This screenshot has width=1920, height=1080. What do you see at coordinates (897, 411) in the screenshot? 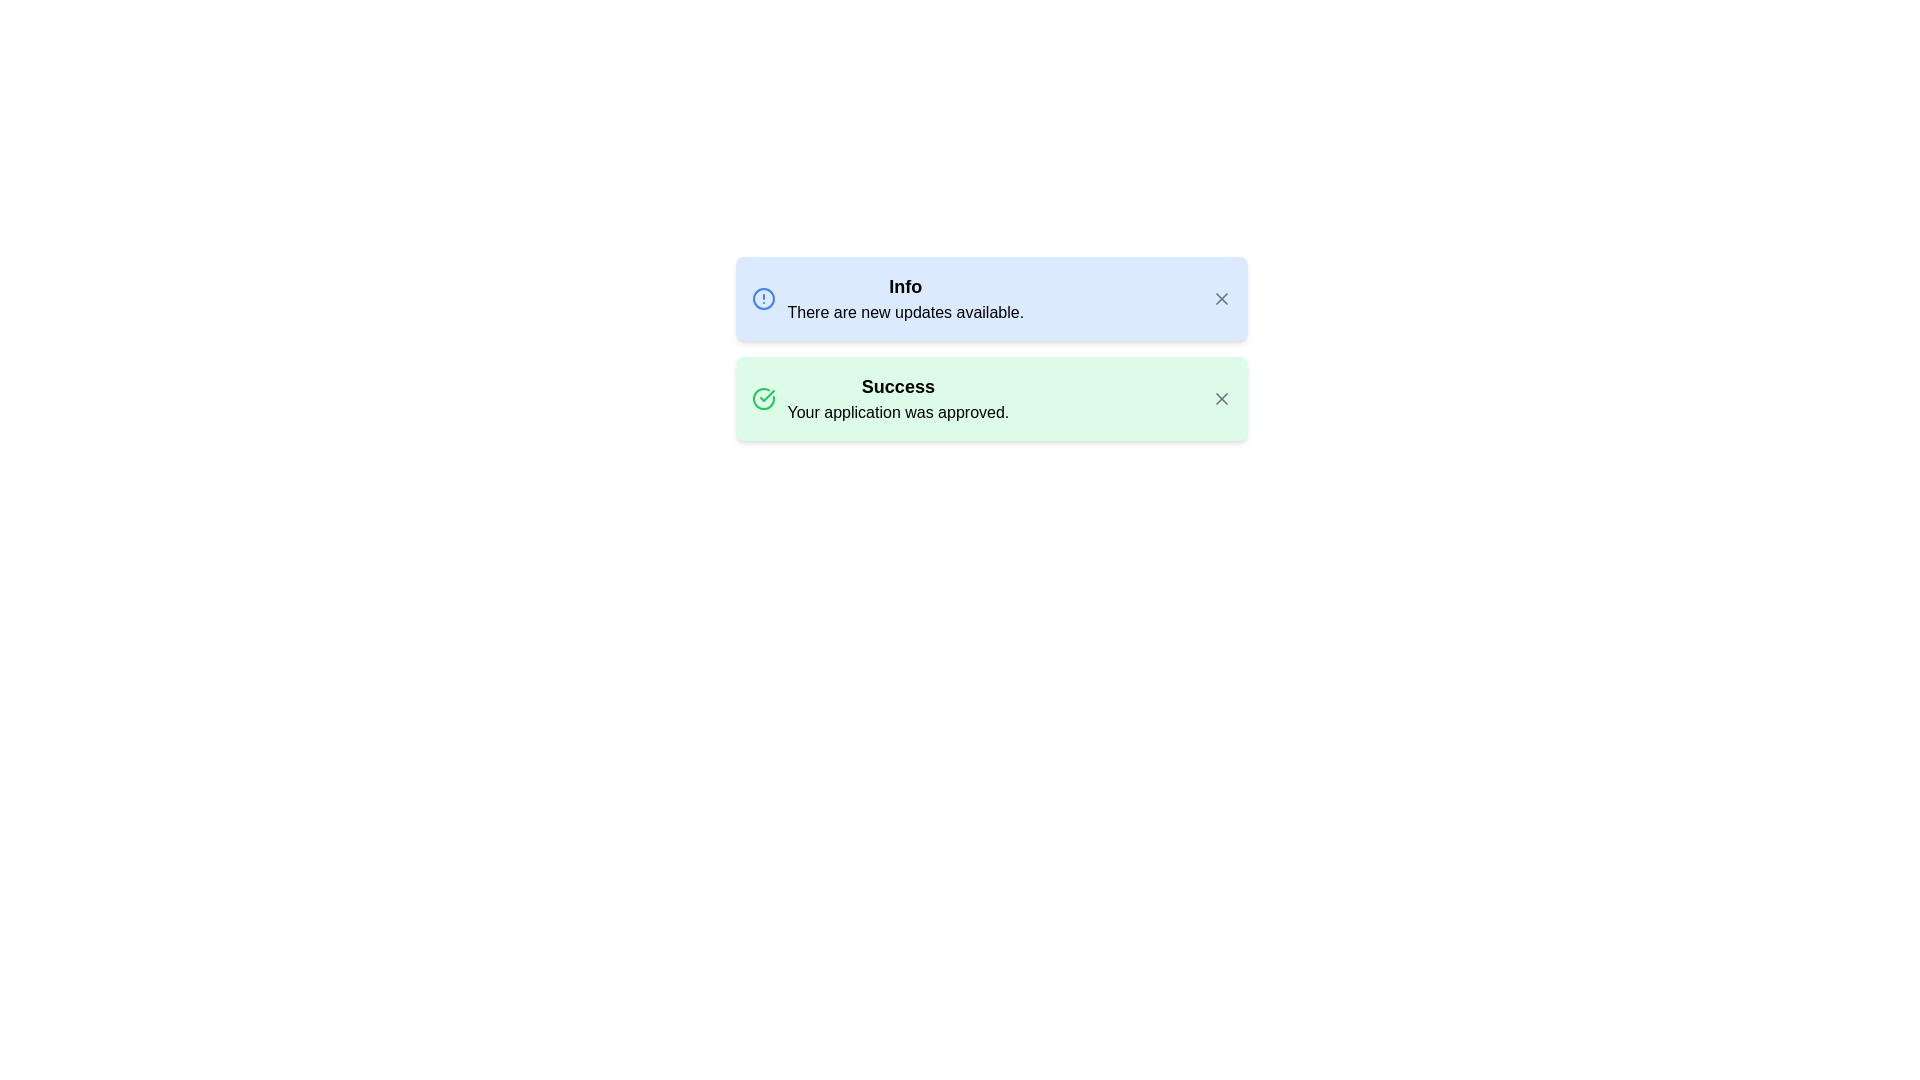
I see `the Text Label displaying 'Your application was approved.' located beneath the bold 'Success' heading in the light green notification box` at bounding box center [897, 411].